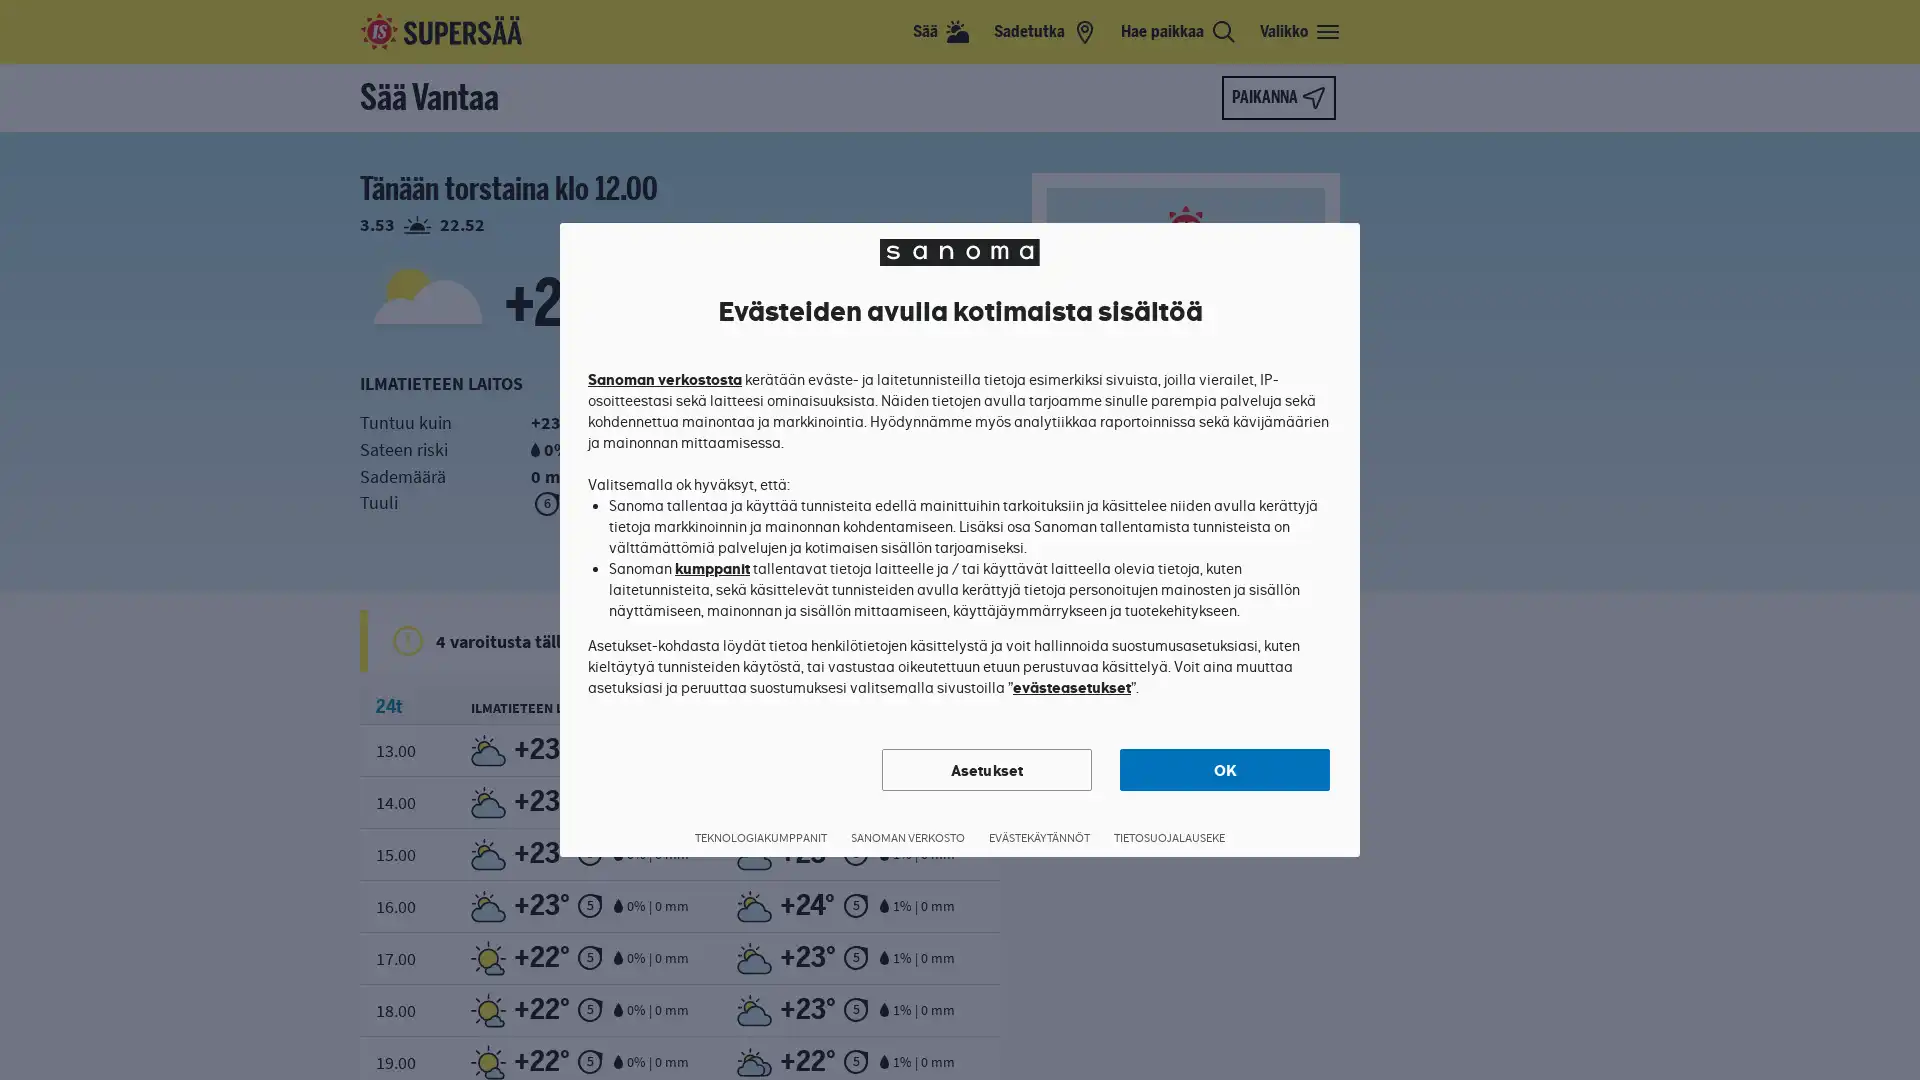 This screenshot has width=1920, height=1080. I want to click on Hae paikkaa, so click(1178, 31).